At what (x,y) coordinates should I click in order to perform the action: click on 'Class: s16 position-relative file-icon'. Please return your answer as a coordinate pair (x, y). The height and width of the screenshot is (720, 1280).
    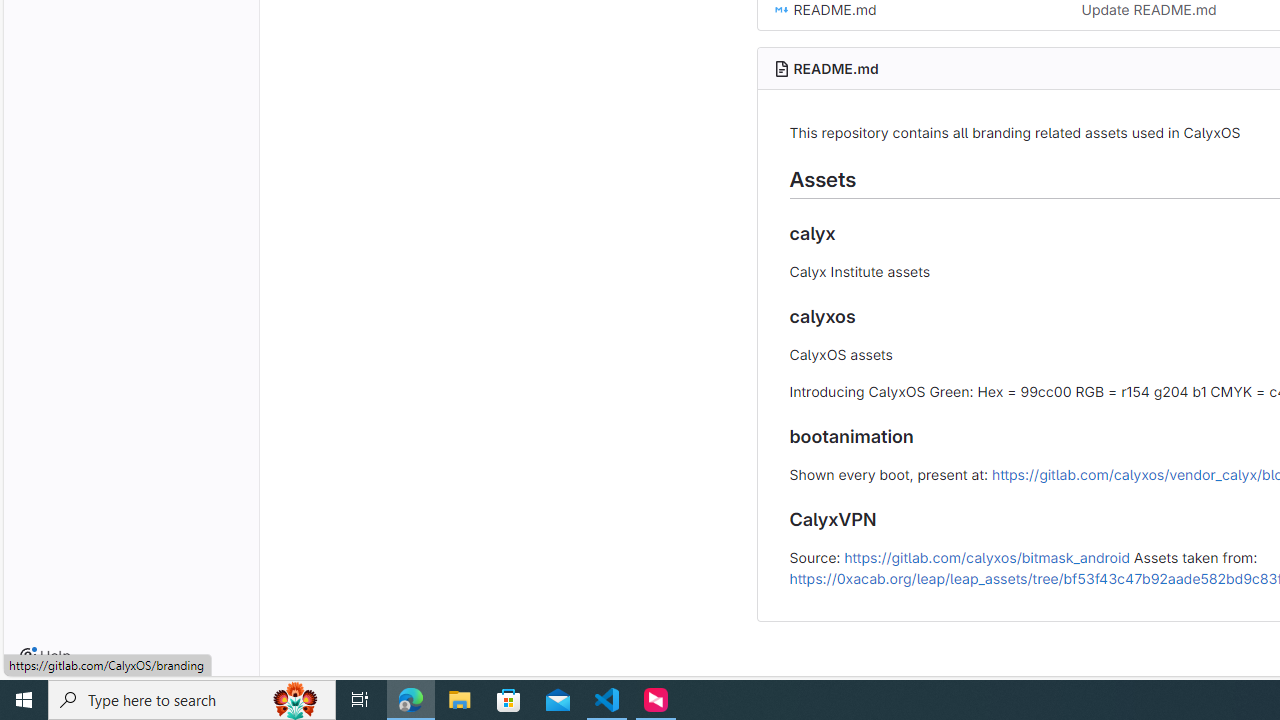
    Looking at the image, I should click on (780, 10).